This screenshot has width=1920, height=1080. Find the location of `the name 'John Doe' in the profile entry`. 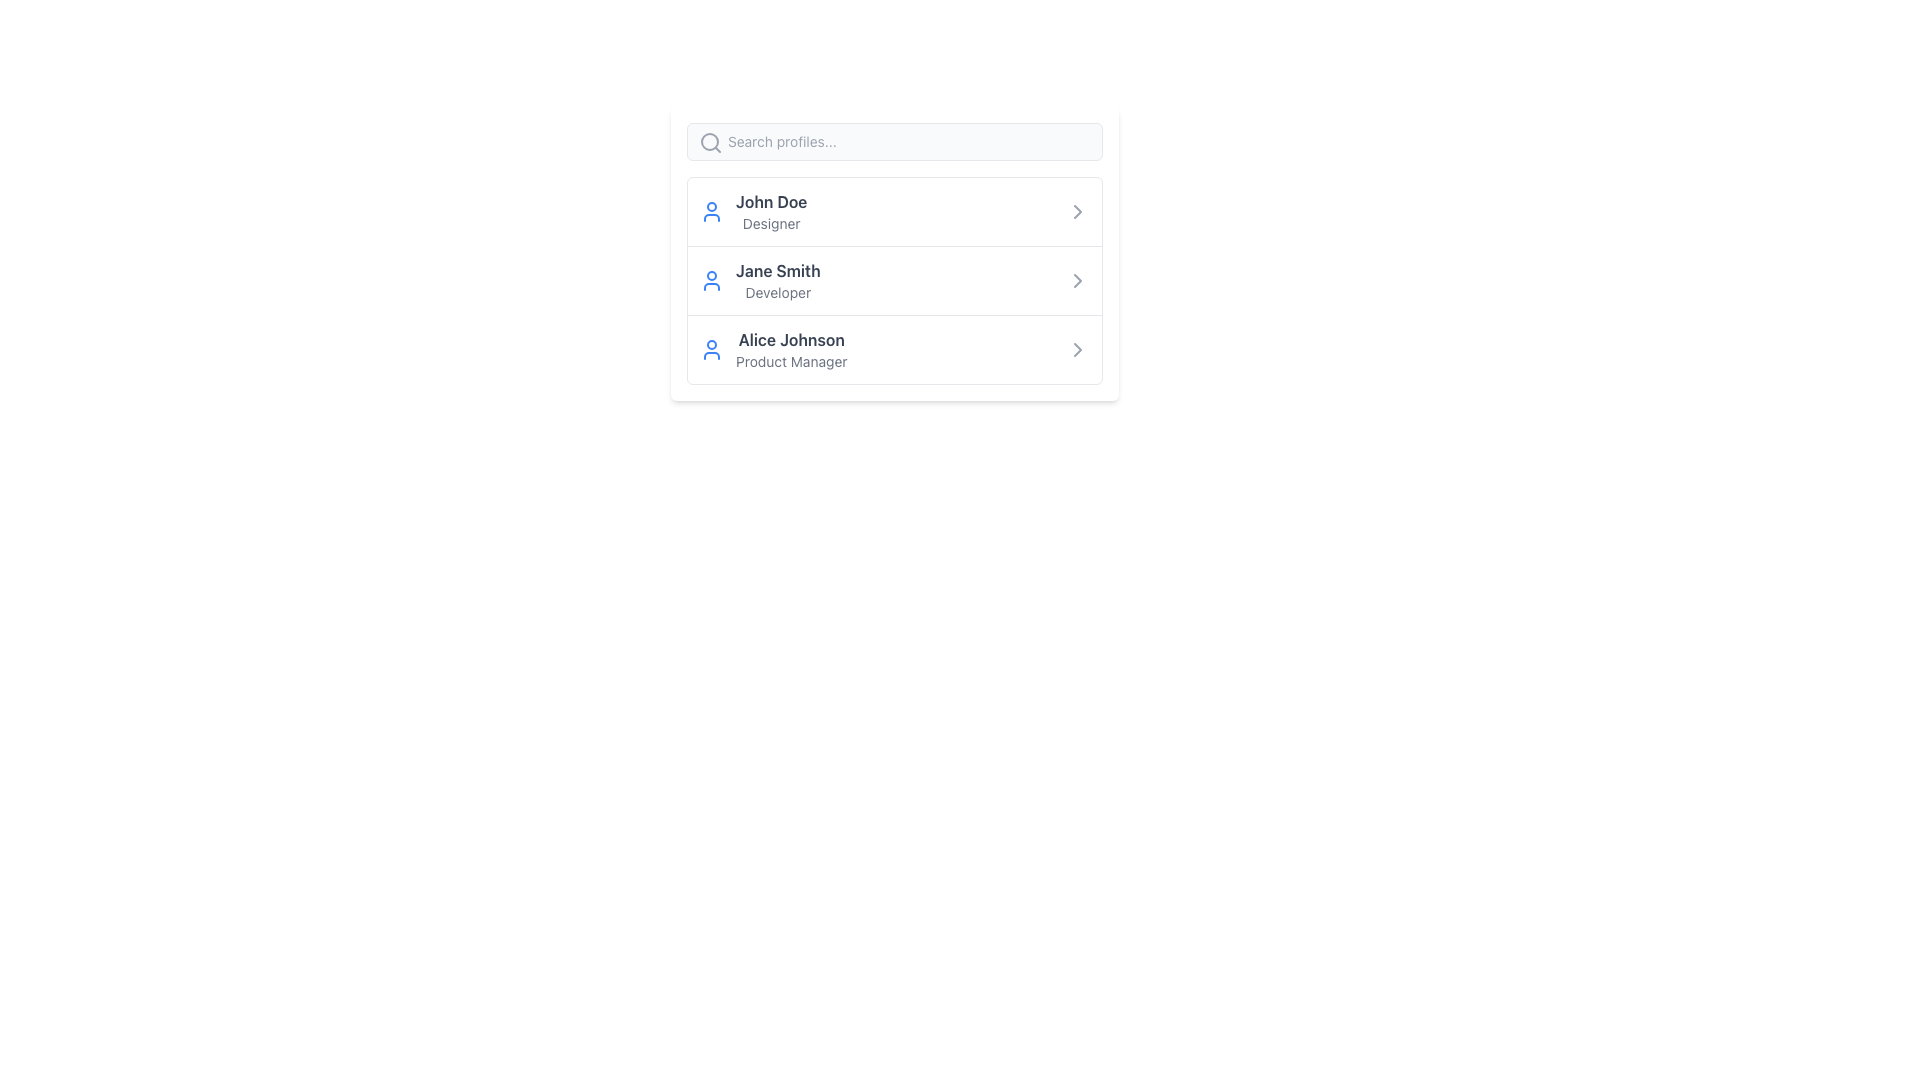

the name 'John Doe' in the profile entry is located at coordinates (752, 212).